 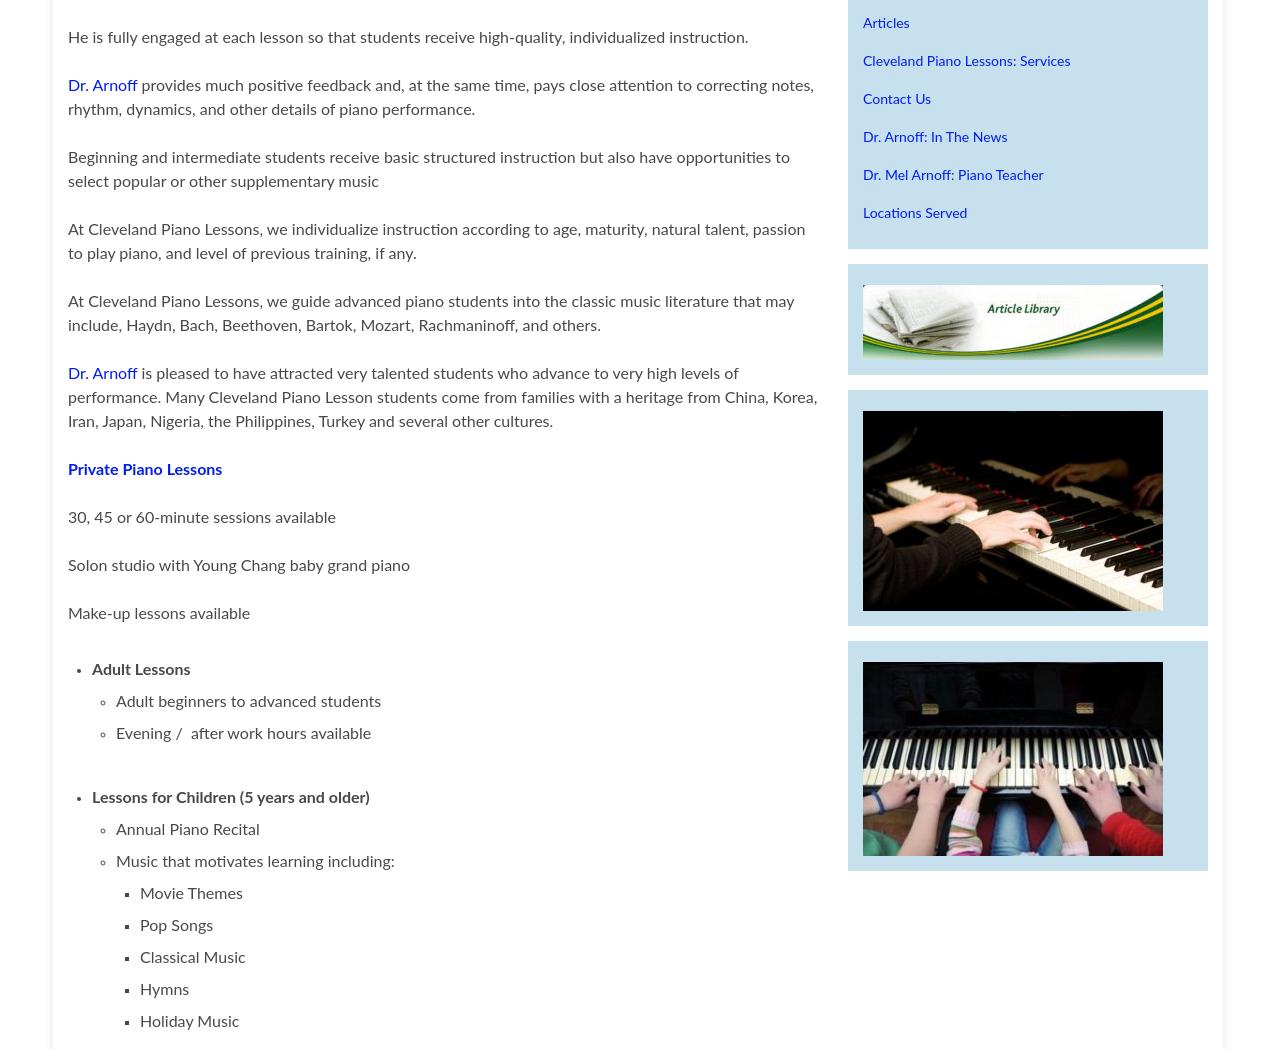 What do you see at coordinates (440, 96) in the screenshot?
I see `'provides much positive feedback and, at the same time, pays close attention to correcting notes, rhythm, dynamics, and other details of piano performance.'` at bounding box center [440, 96].